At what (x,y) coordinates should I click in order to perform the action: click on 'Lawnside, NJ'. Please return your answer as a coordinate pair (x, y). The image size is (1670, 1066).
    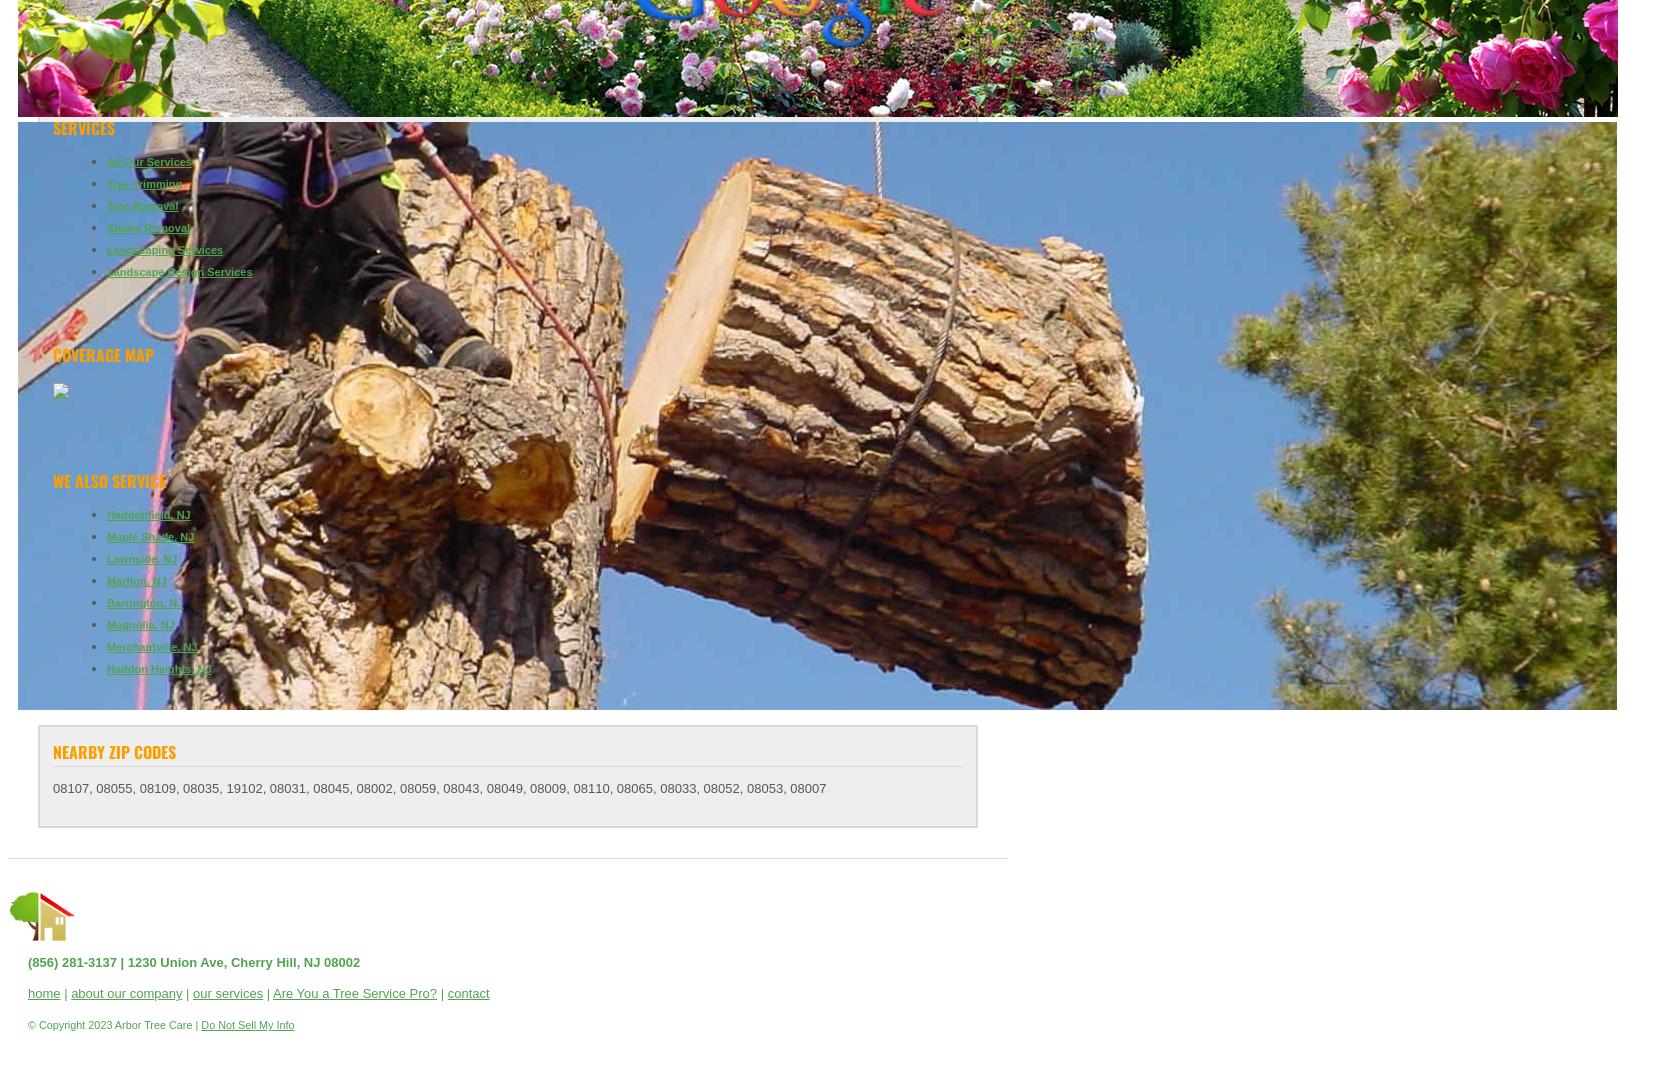
    Looking at the image, I should click on (140, 558).